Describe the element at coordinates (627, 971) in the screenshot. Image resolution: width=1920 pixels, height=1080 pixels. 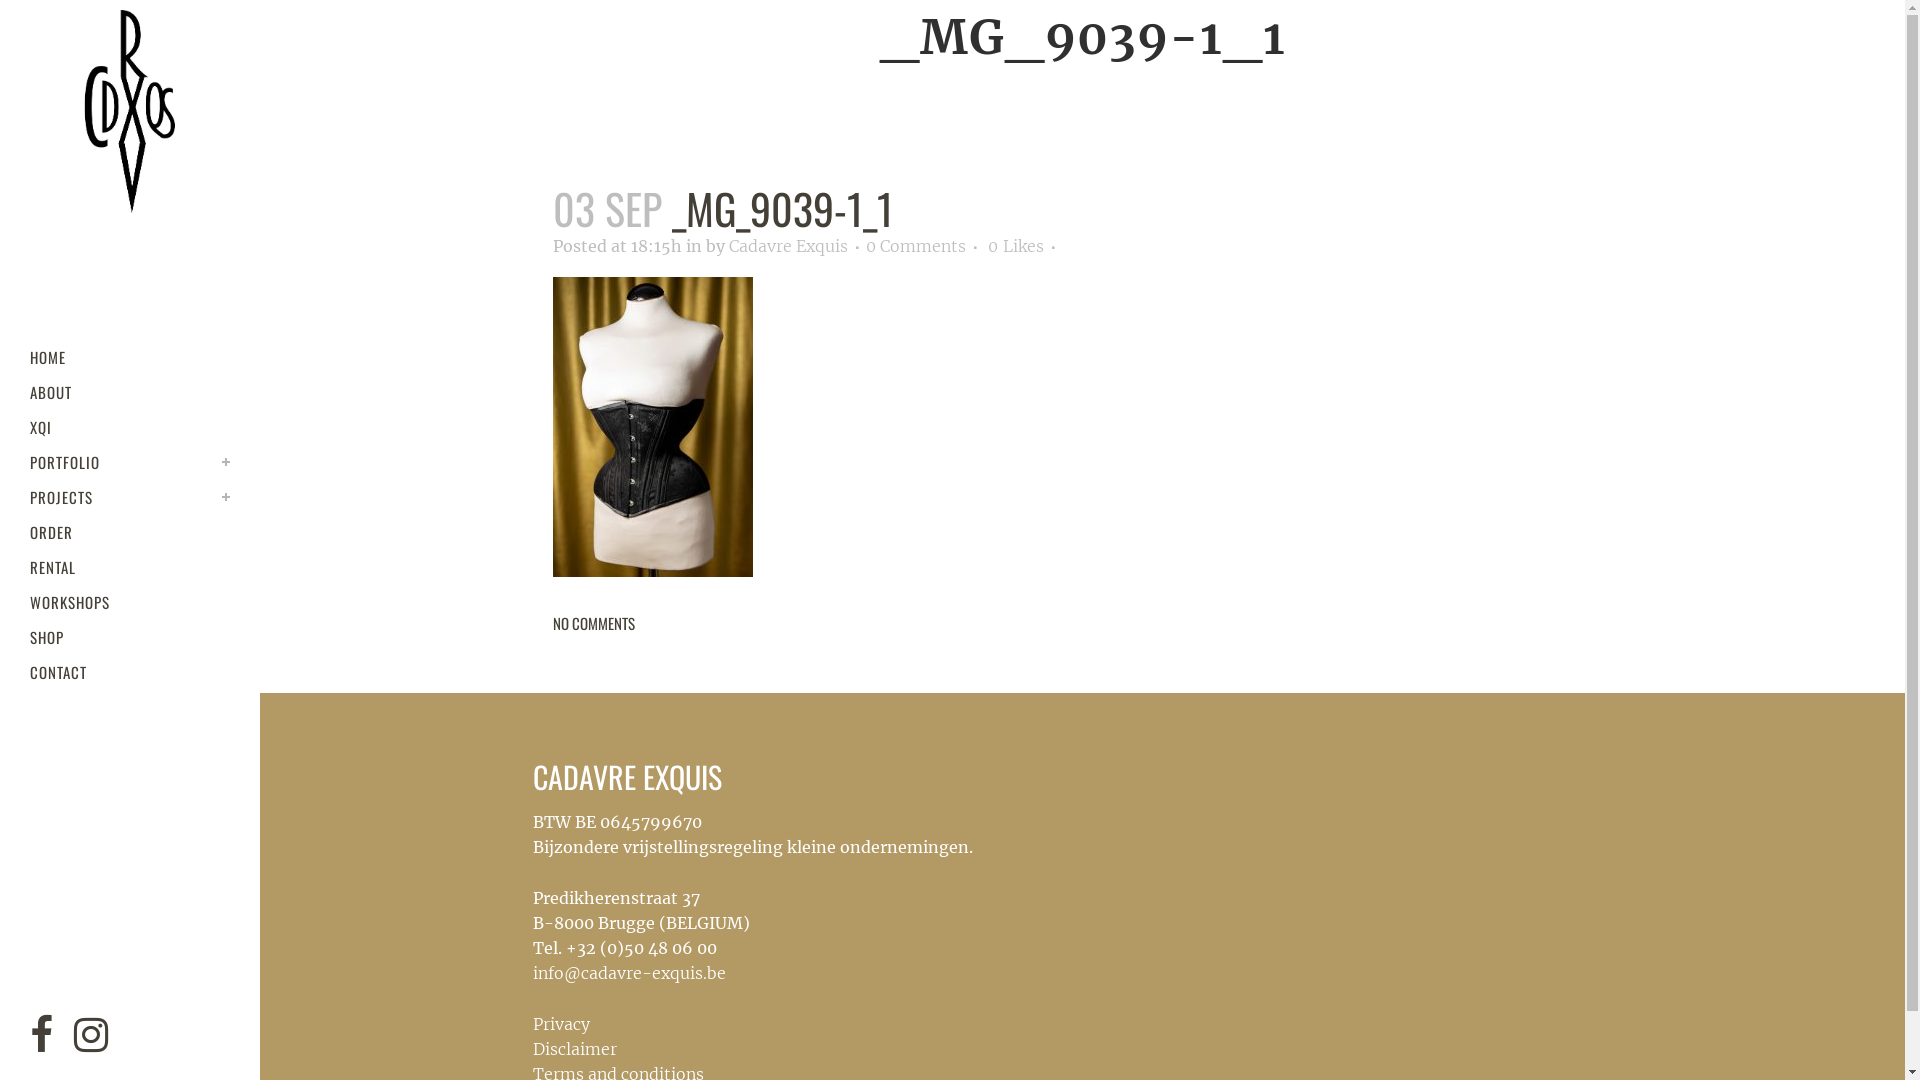
I see `'info@cadavre-exquis.be'` at that location.